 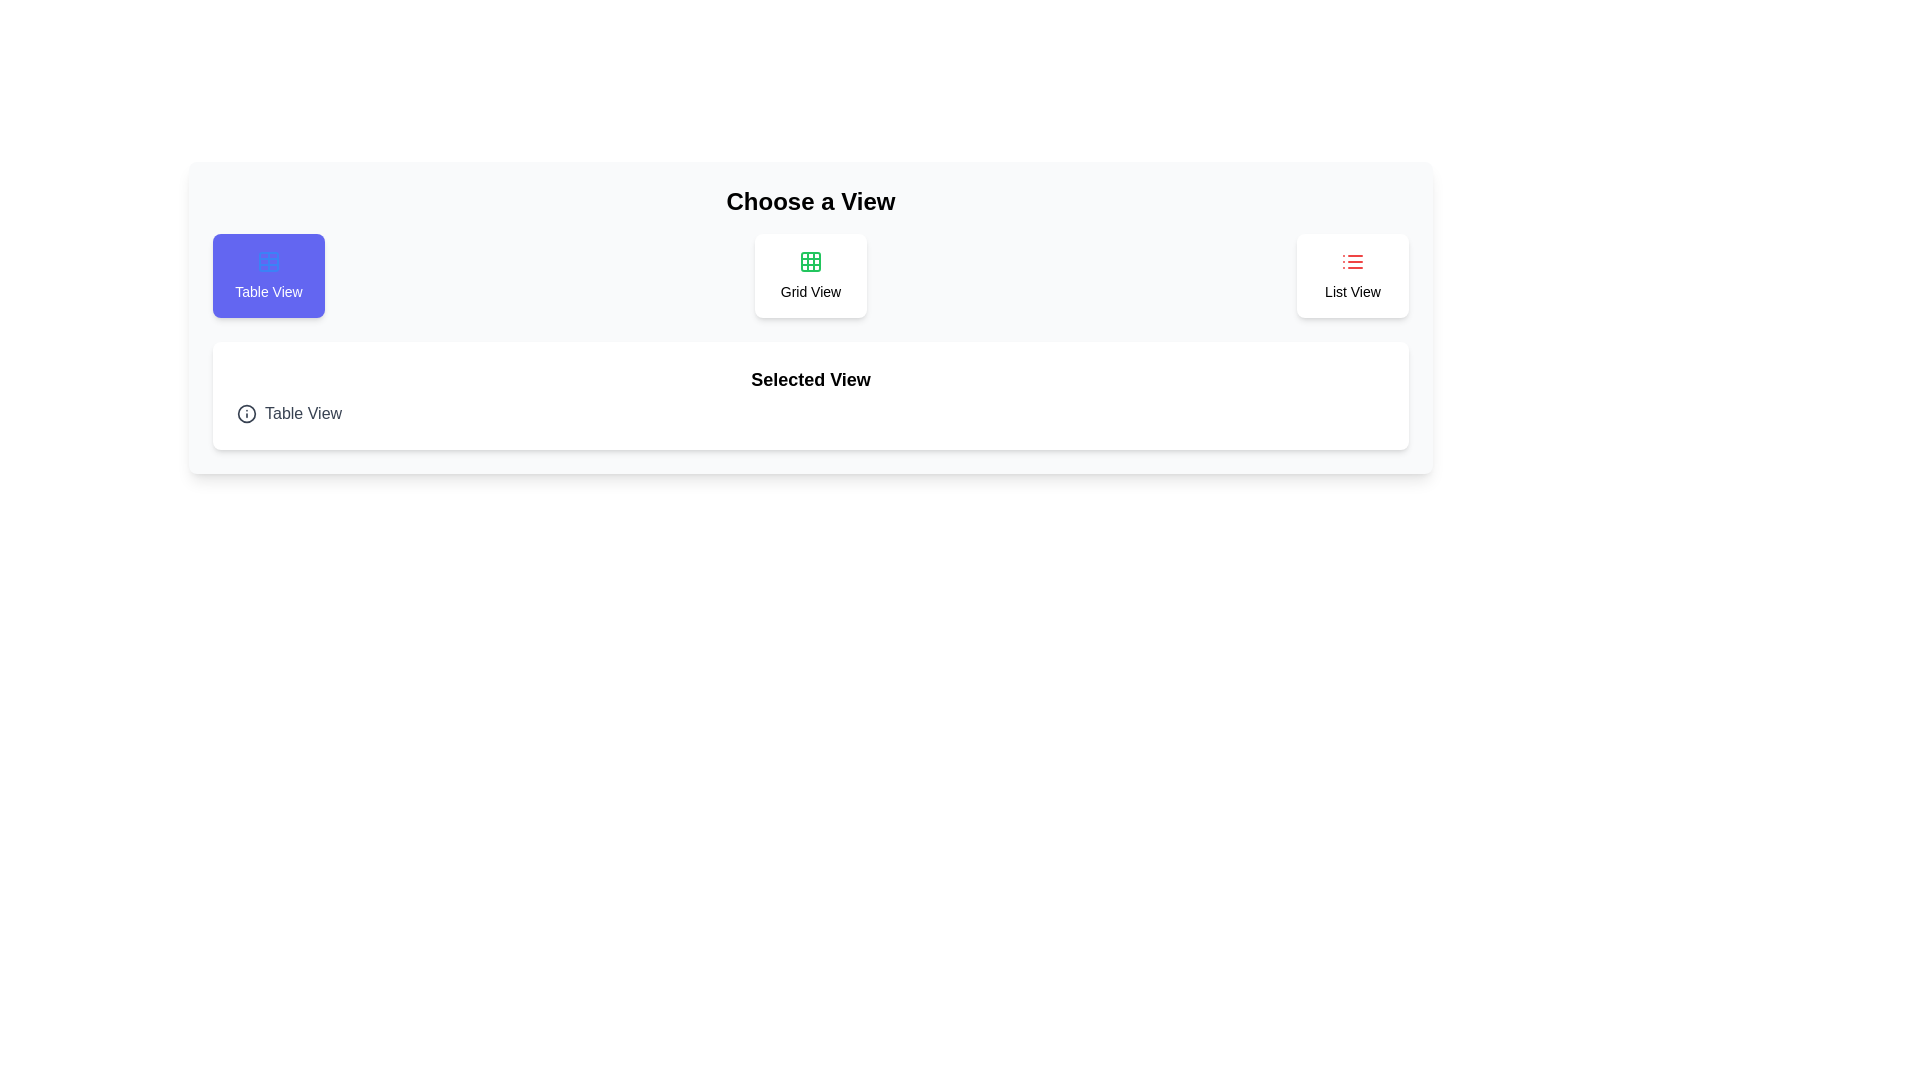 What do you see at coordinates (811, 276) in the screenshot?
I see `the 'Grid View' button located centrally under the heading 'Choose a View', which is the second item in a row of three options between 'Table View' and 'List View'` at bounding box center [811, 276].